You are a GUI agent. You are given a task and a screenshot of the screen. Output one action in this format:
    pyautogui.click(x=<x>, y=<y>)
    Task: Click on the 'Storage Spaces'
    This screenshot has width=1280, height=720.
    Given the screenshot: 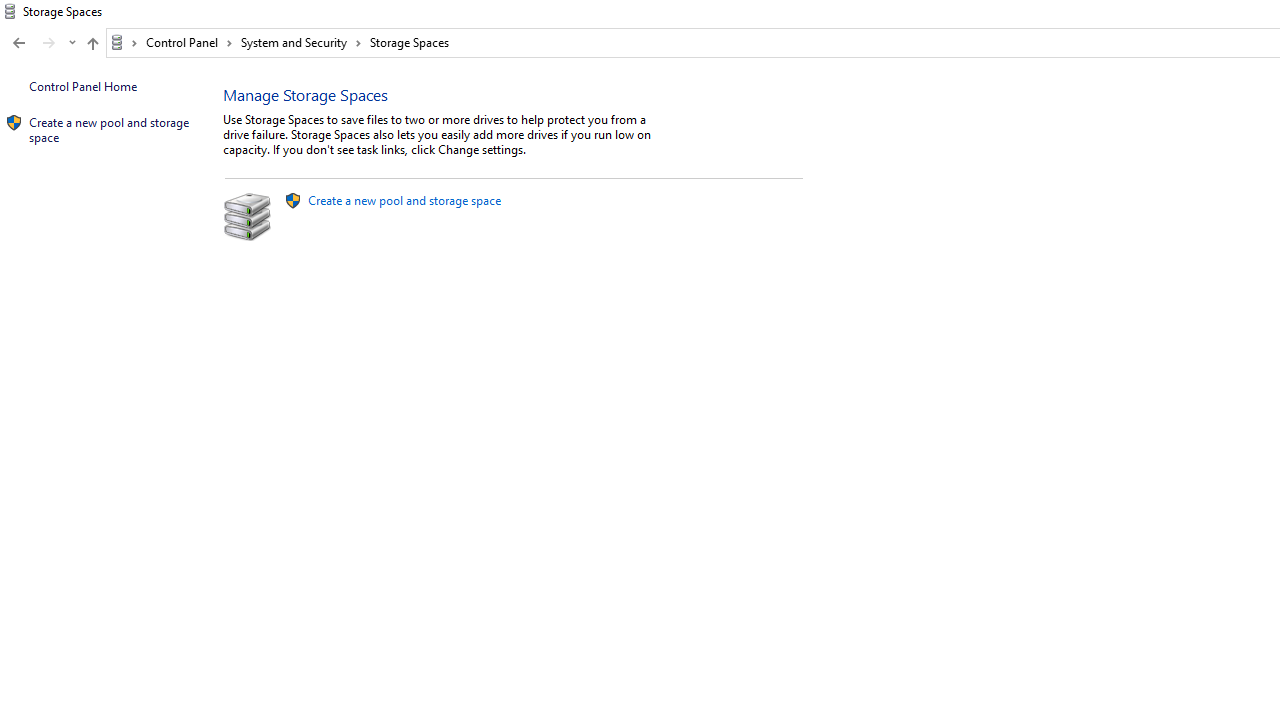 What is the action you would take?
    pyautogui.click(x=408, y=42)
    